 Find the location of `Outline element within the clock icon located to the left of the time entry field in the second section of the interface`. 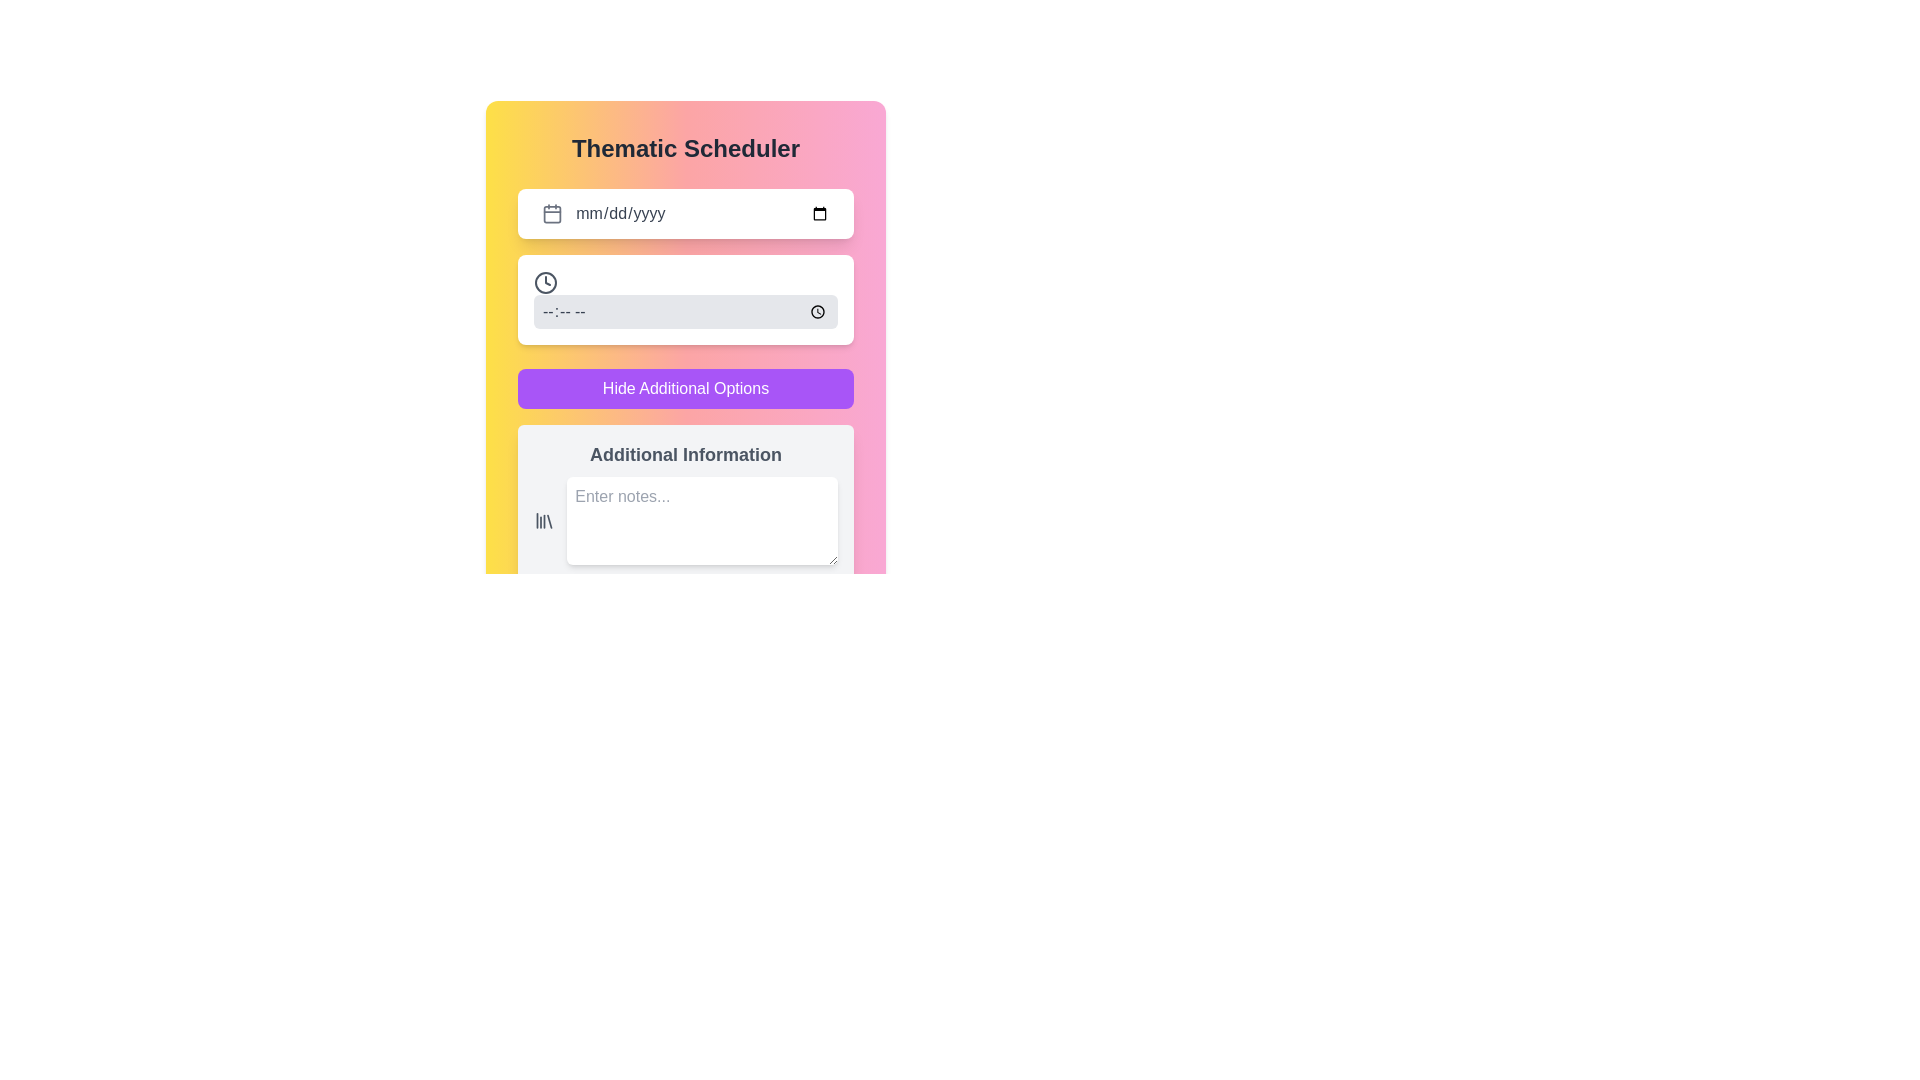

Outline element within the clock icon located to the left of the time entry field in the second section of the interface is located at coordinates (546, 282).